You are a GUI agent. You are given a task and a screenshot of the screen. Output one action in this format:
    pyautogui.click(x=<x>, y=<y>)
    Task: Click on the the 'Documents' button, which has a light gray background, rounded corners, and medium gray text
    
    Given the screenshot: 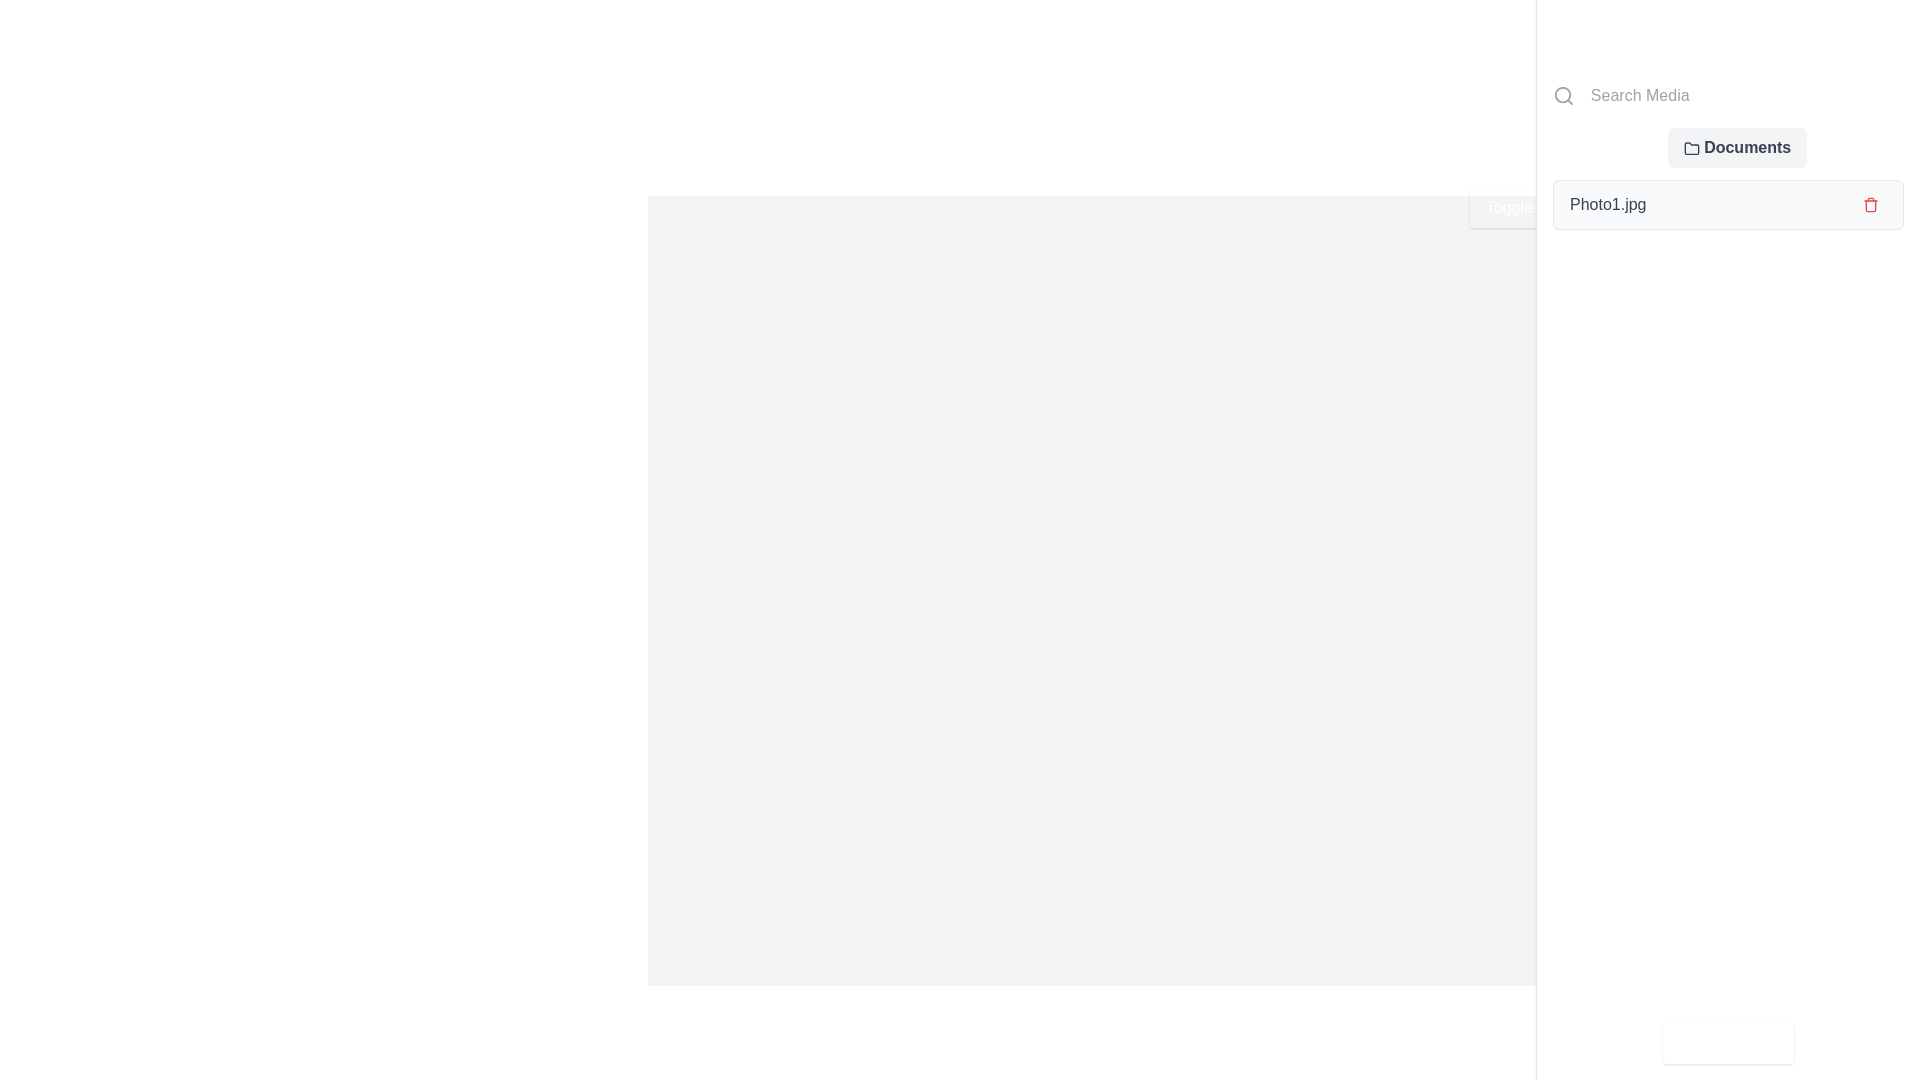 What is the action you would take?
    pyautogui.click(x=1727, y=146)
    